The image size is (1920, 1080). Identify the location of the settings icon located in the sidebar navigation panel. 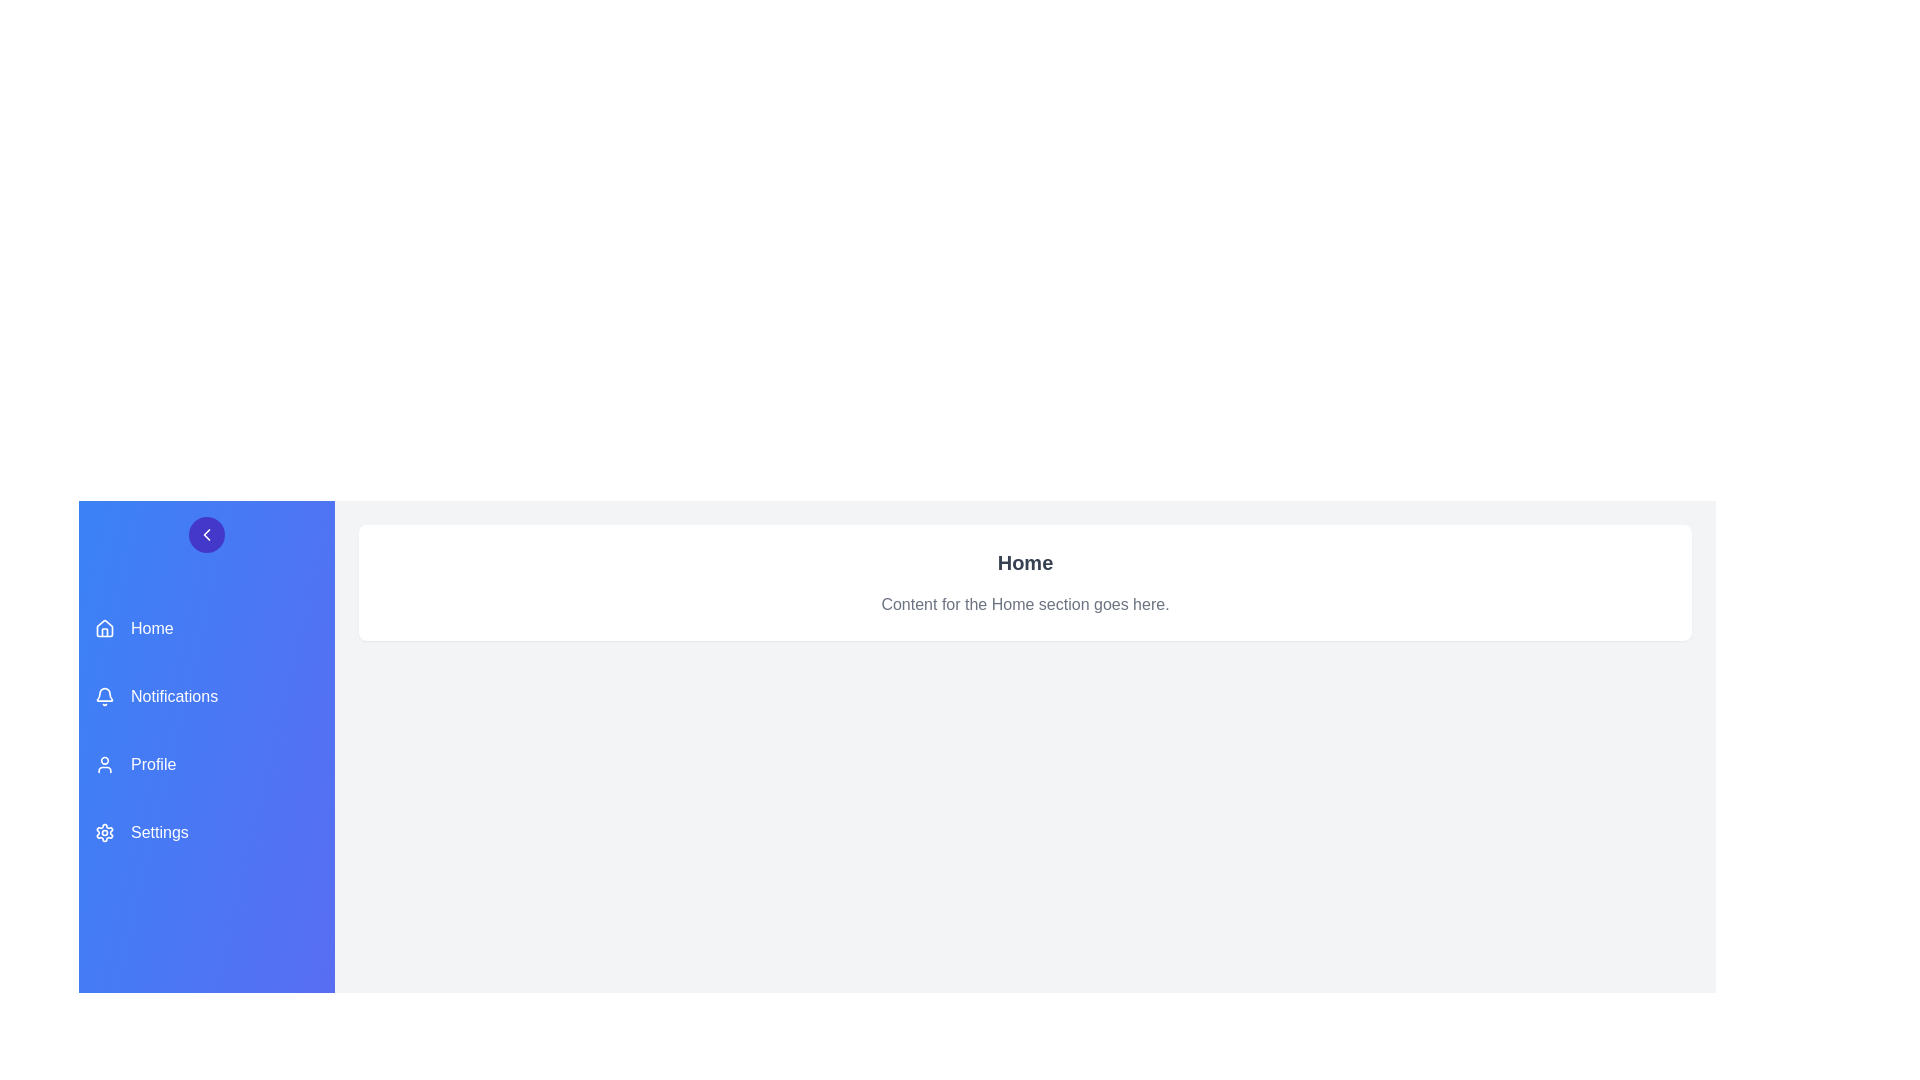
(104, 833).